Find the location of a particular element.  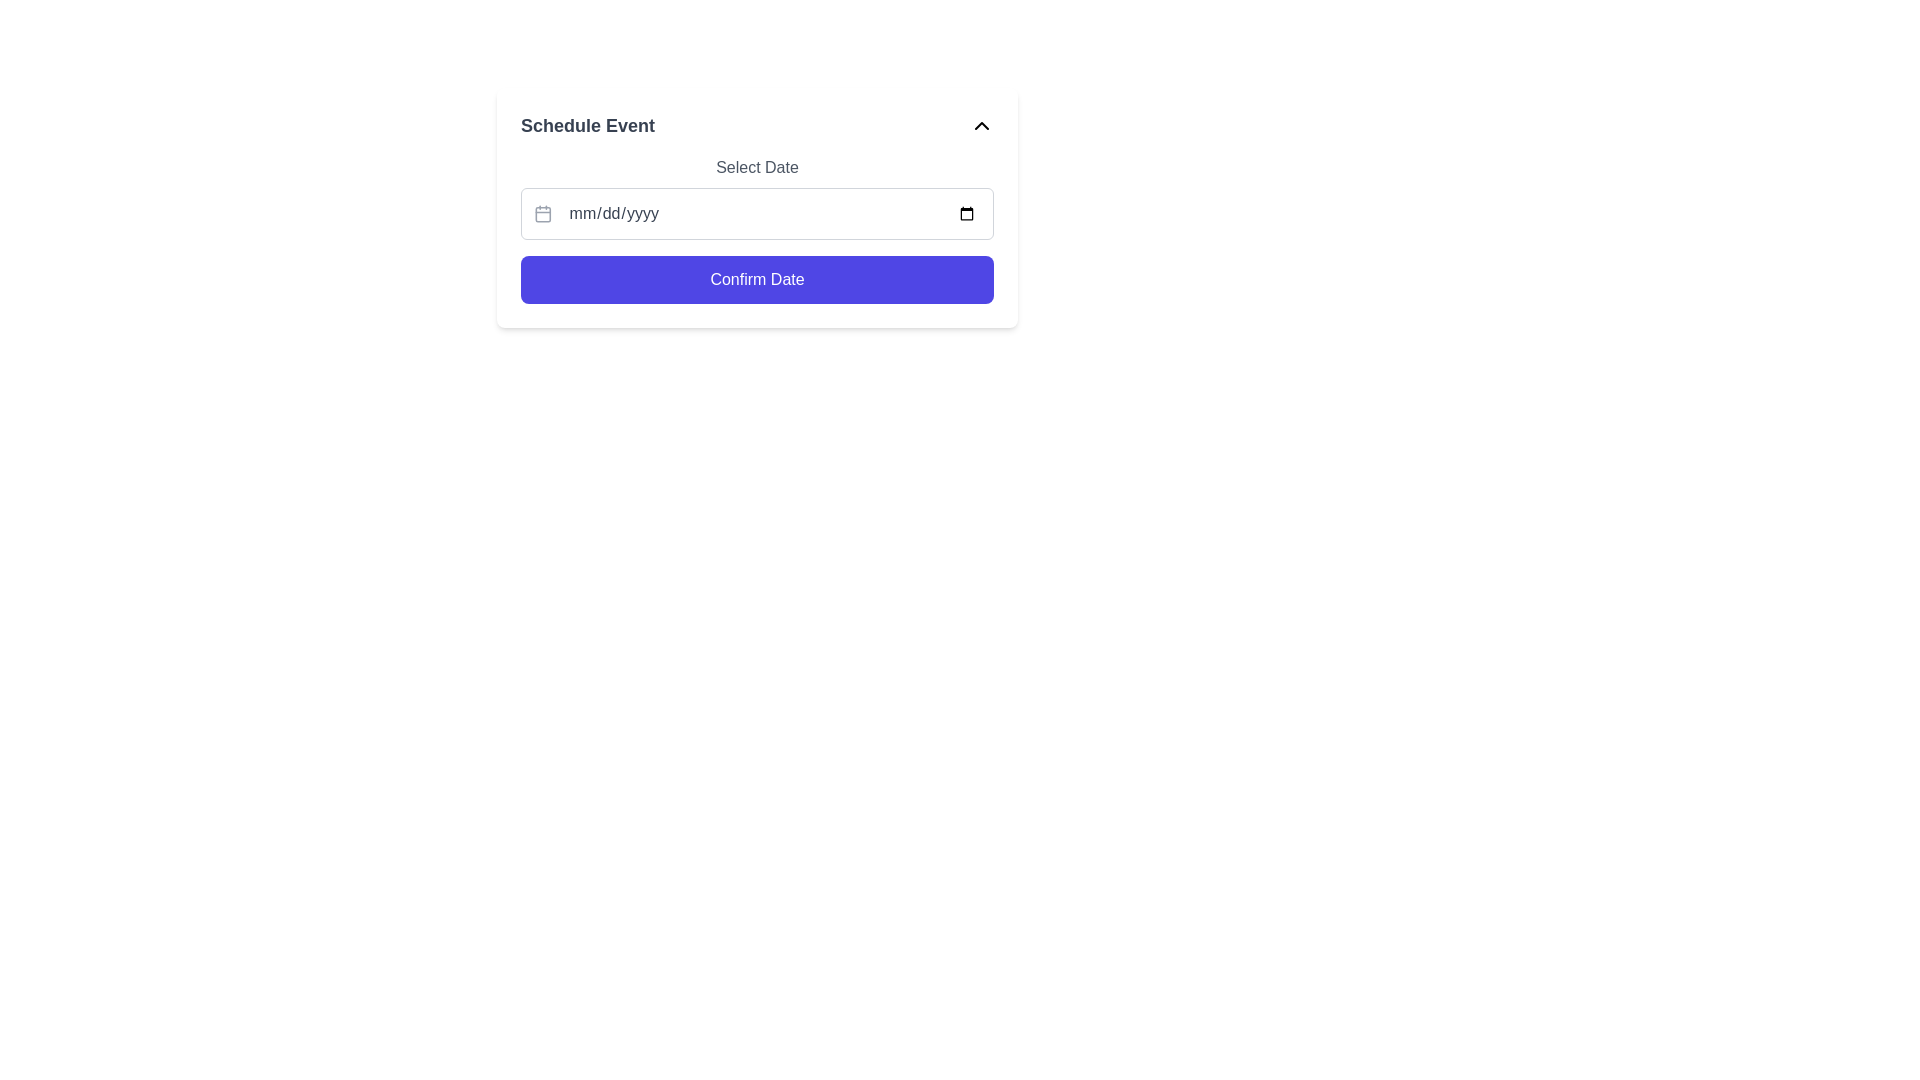

the 'Confirm Date' button, which is a rectangular button with a vibrant indigo background and white text, located below the date input field labeled 'mm/dd/yyyy' is located at coordinates (756, 280).